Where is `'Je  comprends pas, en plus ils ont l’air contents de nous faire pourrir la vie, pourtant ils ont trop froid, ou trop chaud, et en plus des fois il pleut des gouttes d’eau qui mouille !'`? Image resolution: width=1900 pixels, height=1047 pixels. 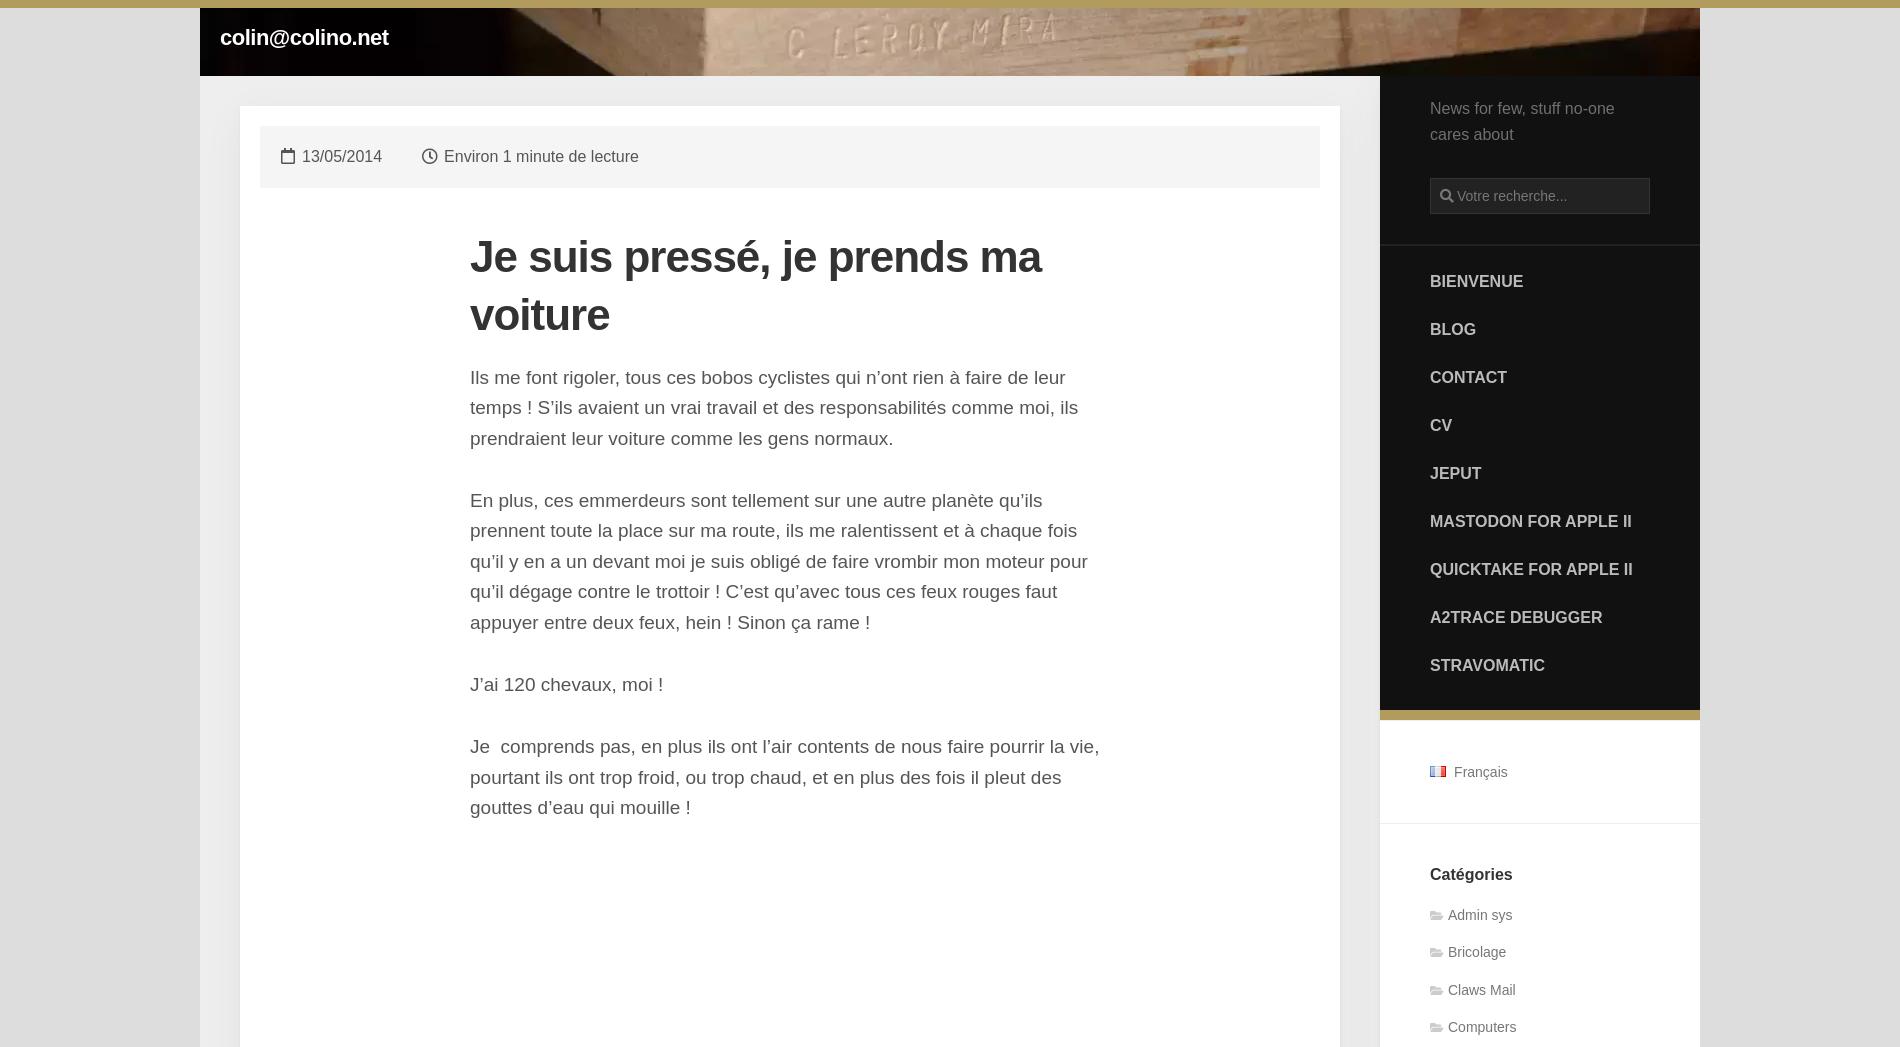 'Je  comprends pas, en plus ils ont l’air contents de nous faire pourrir la vie, pourtant ils ont trop froid, ou trop chaud, et en plus des fois il pleut des gouttes d’eau qui mouille !' is located at coordinates (783, 775).